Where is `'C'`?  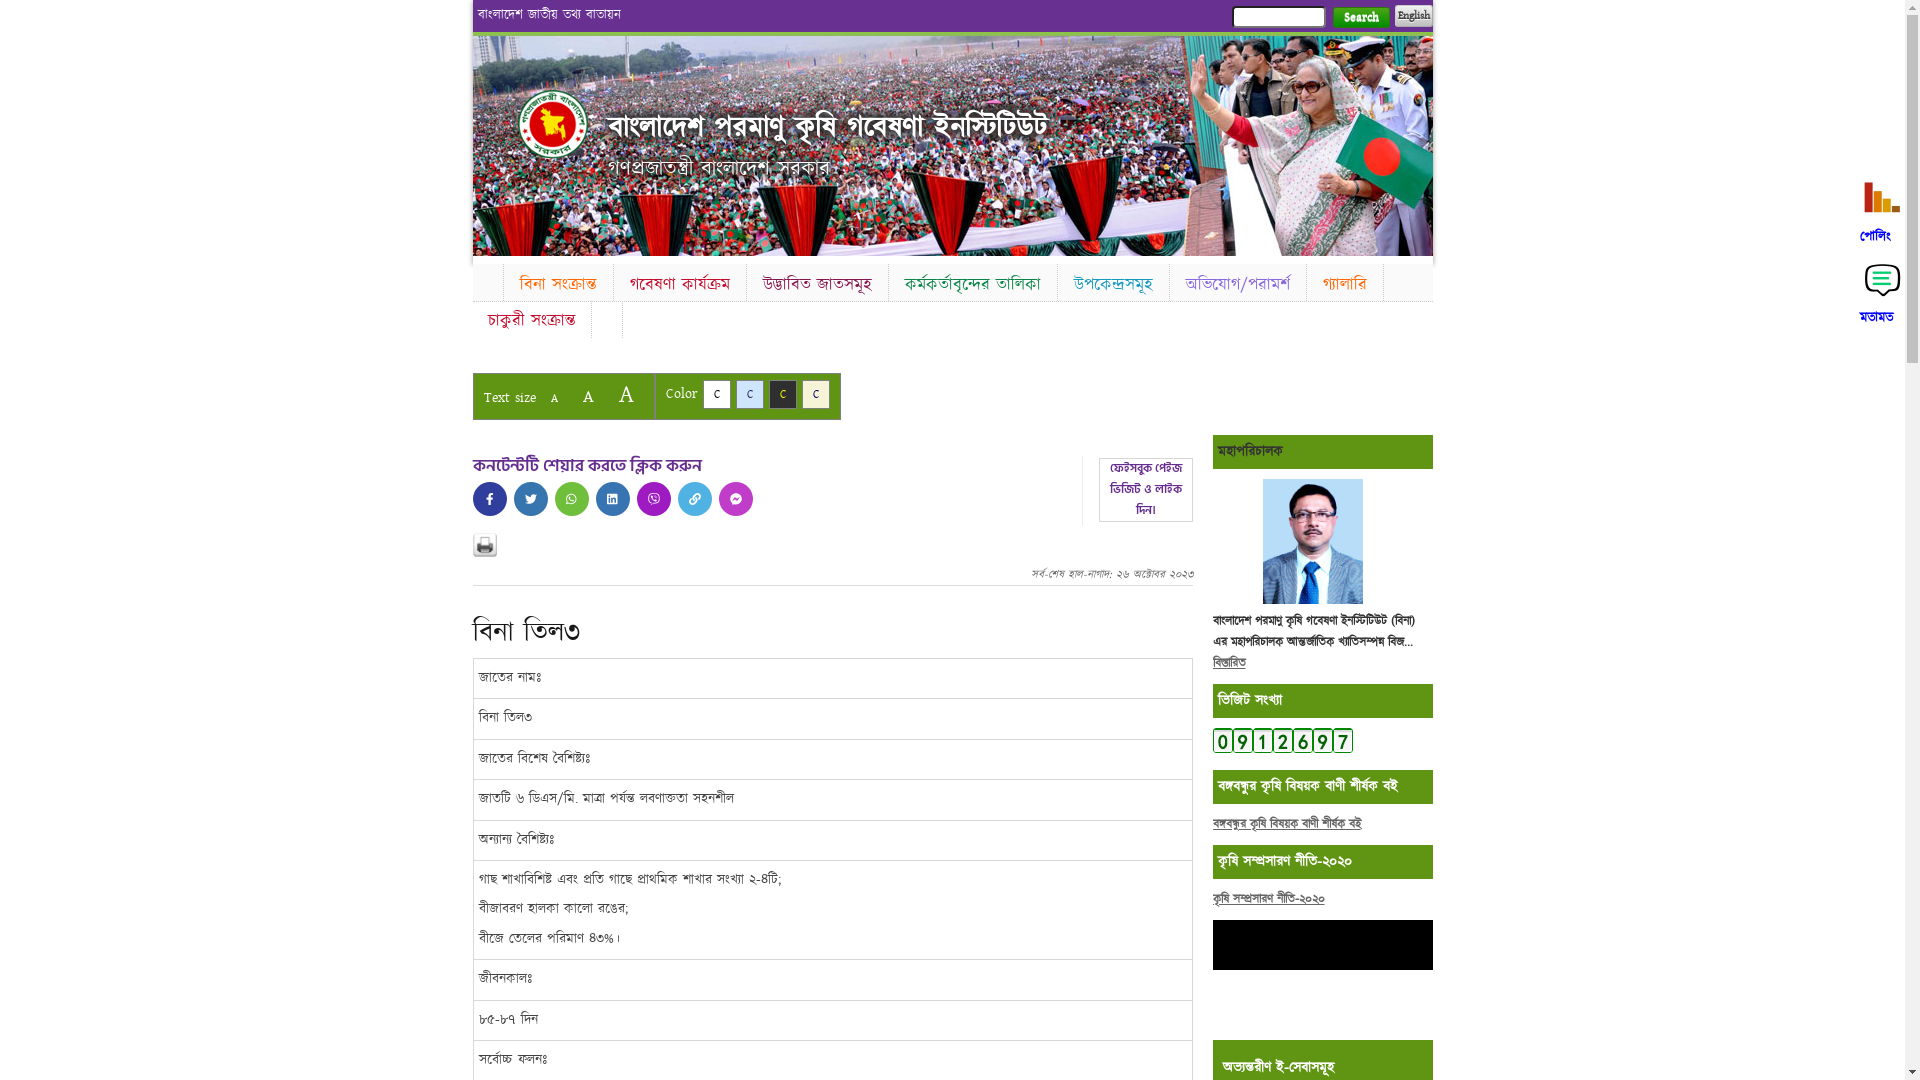
'C' is located at coordinates (816, 394).